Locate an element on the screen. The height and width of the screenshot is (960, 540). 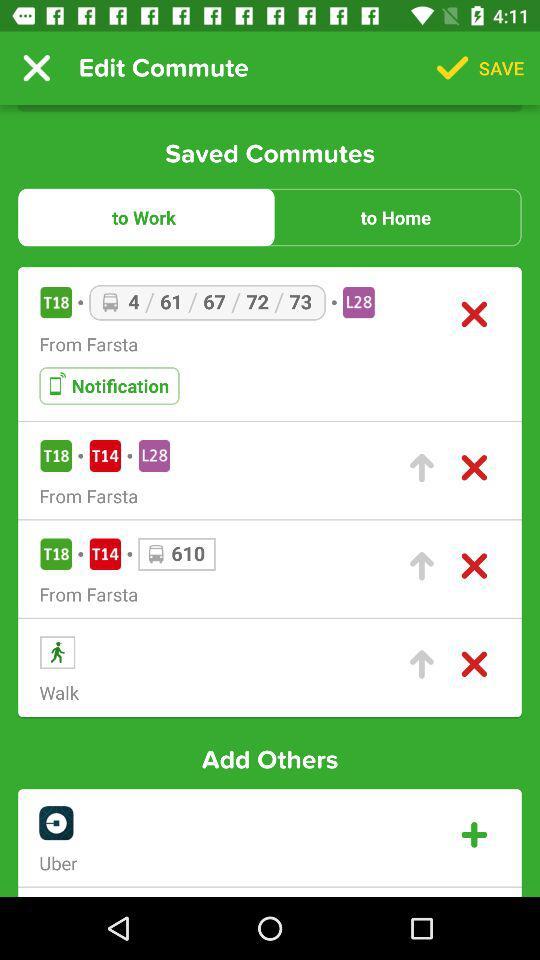
delete saved entry is located at coordinates (473, 468).